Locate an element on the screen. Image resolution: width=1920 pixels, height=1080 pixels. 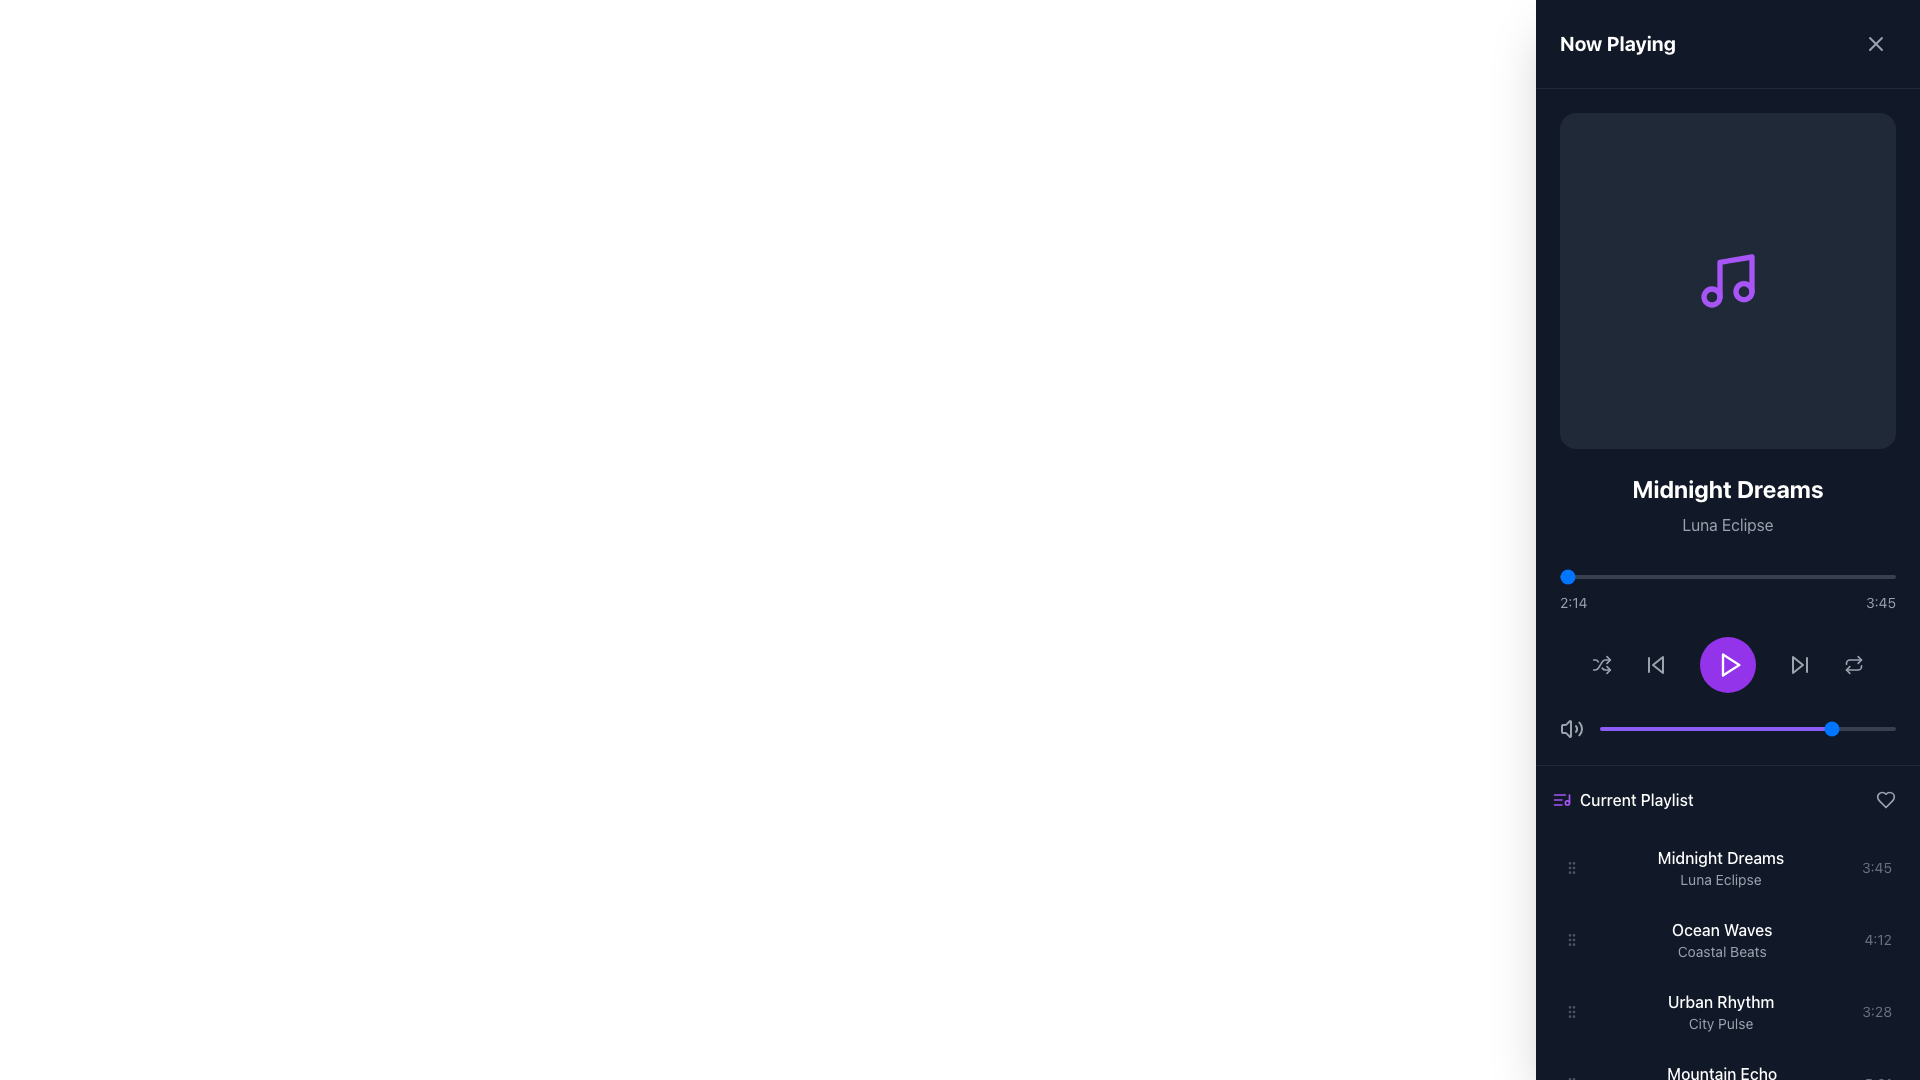
the slider is located at coordinates (1617, 729).